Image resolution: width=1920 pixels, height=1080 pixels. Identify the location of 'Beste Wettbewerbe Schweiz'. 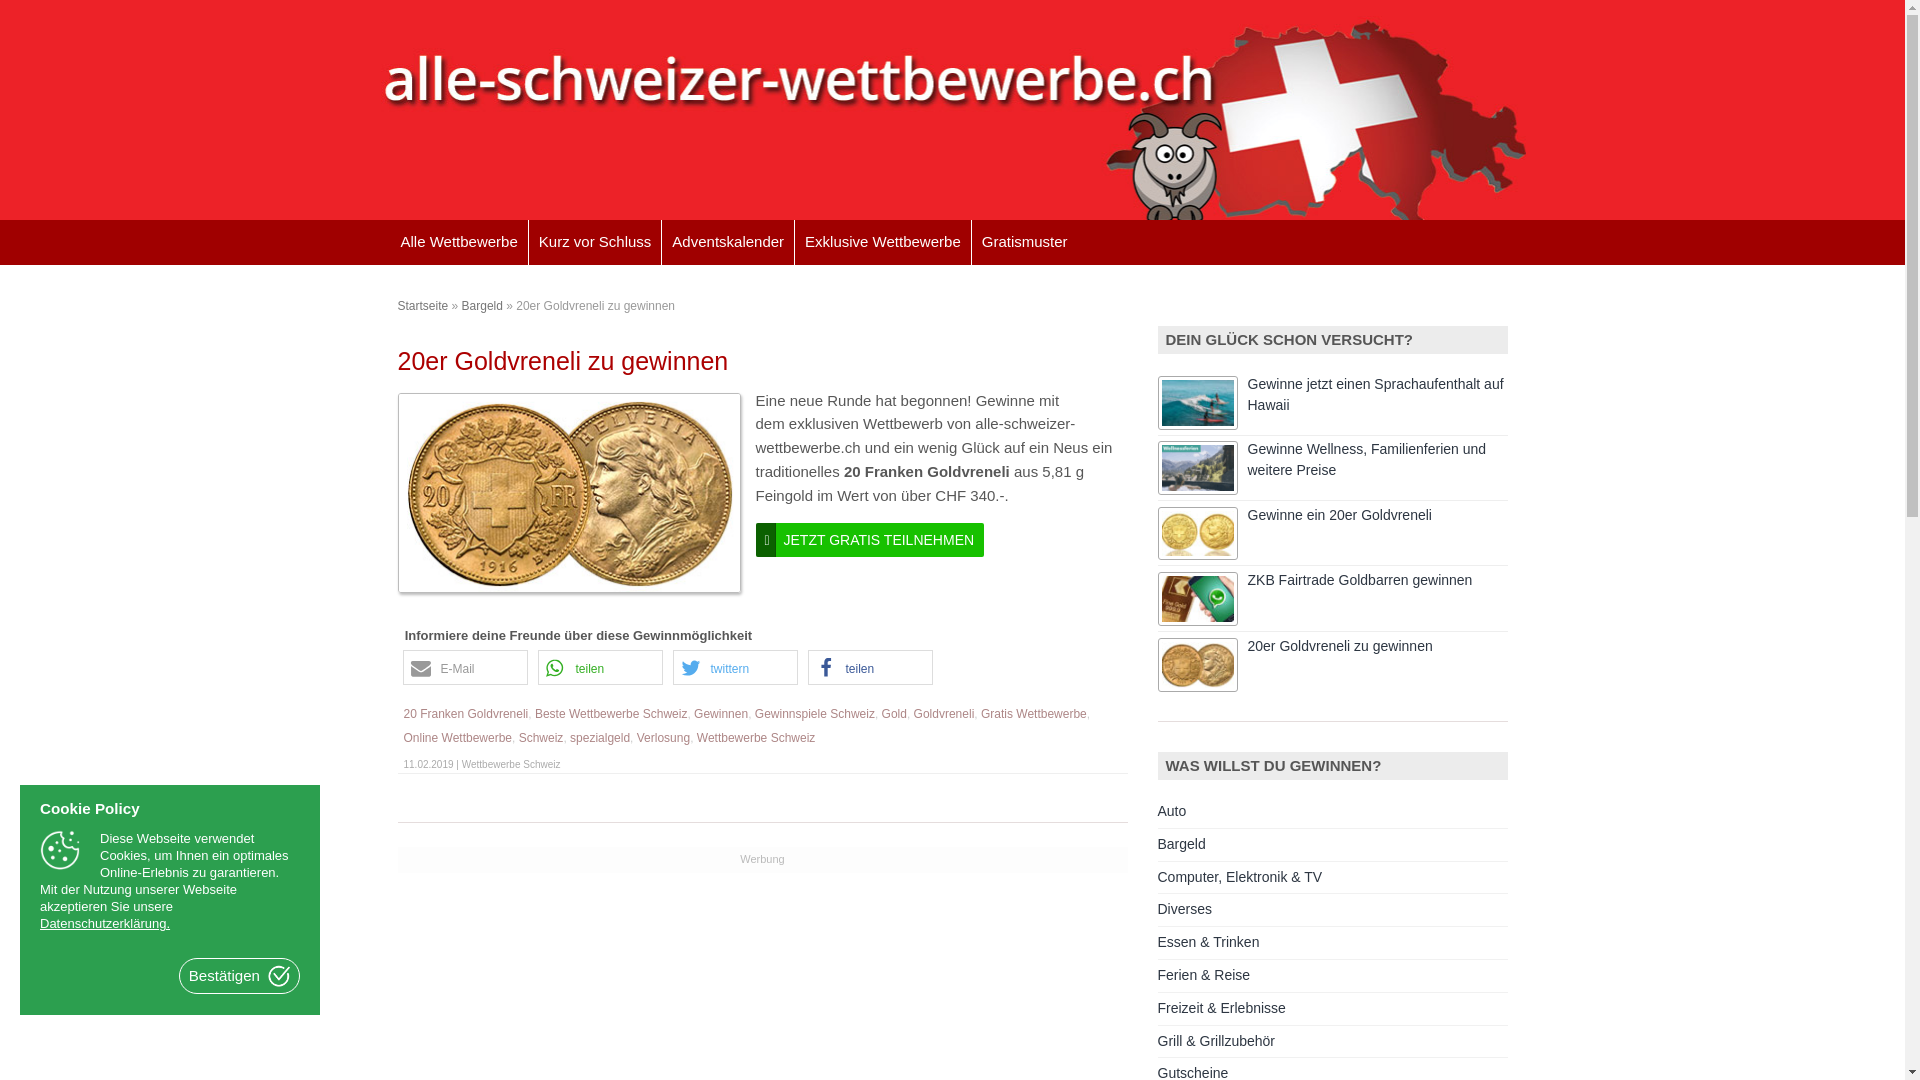
(610, 712).